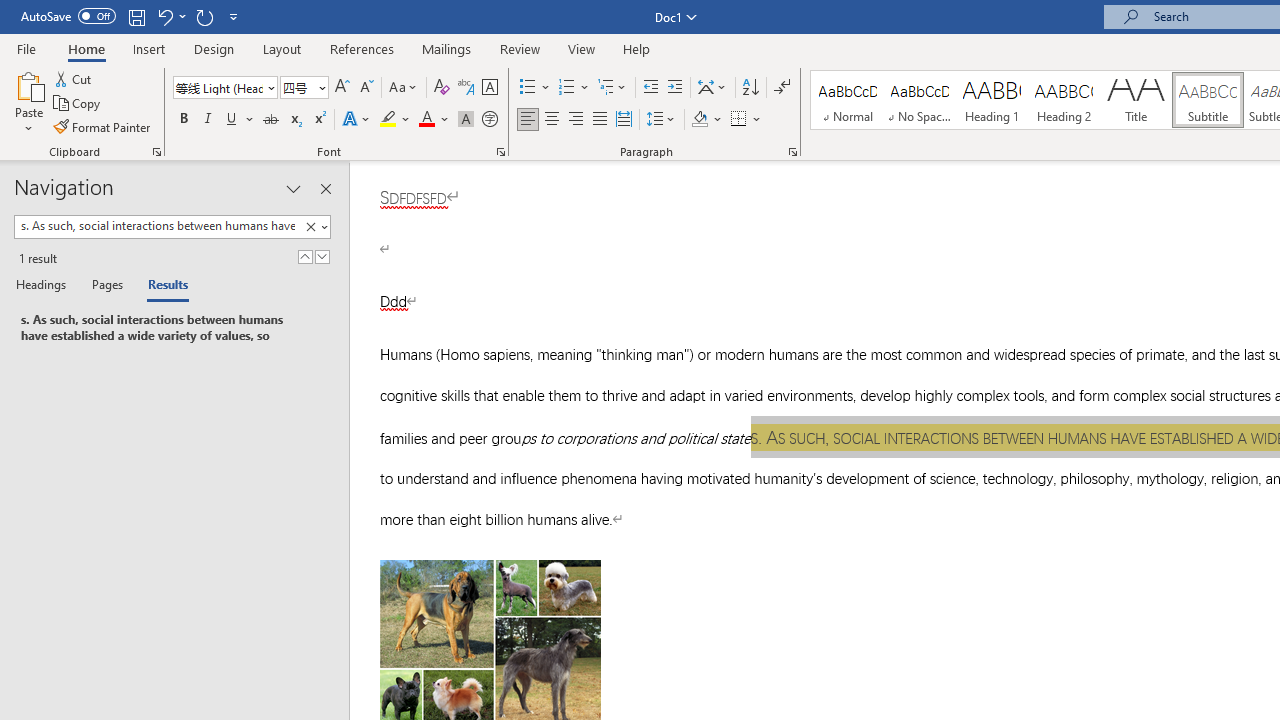 The height and width of the screenshot is (720, 1280). What do you see at coordinates (745, 119) in the screenshot?
I see `'Borders'` at bounding box center [745, 119].